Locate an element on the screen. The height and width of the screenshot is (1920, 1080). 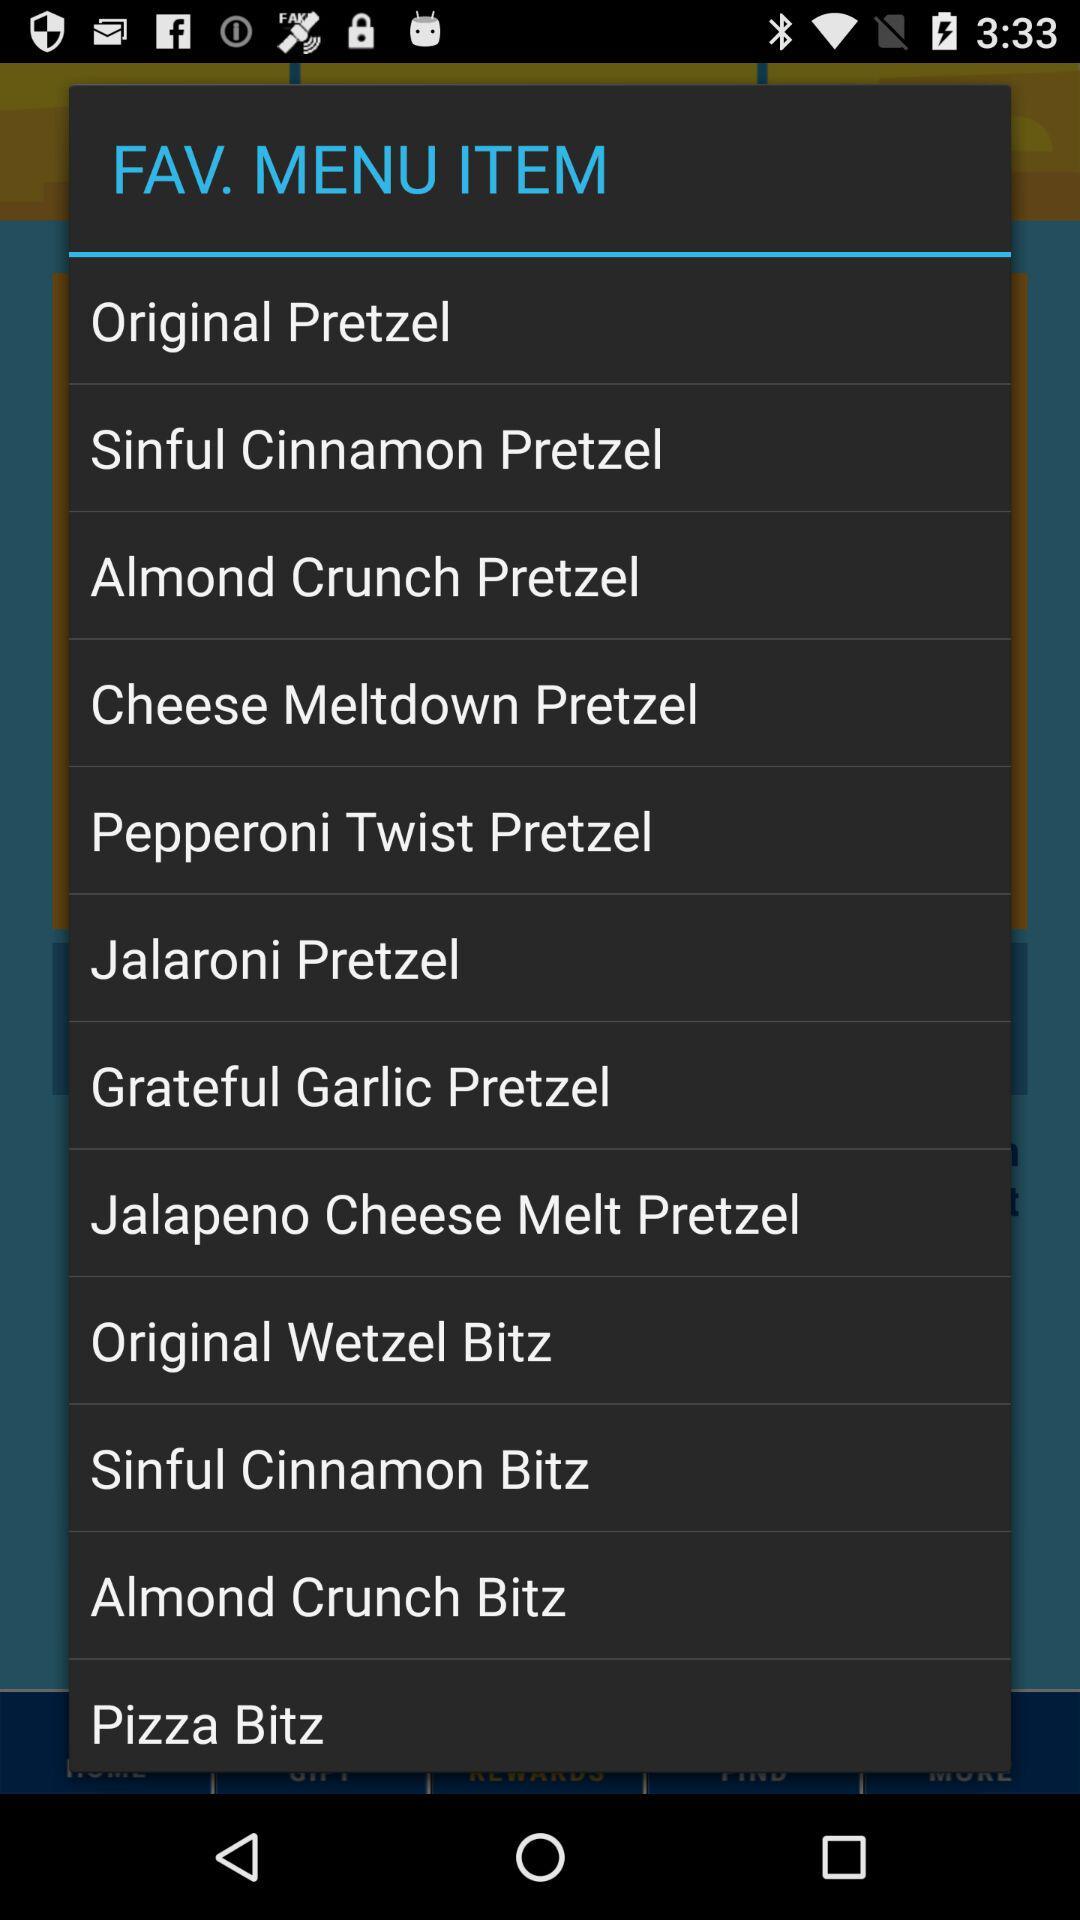
the app above the jalapeno cheese melt app is located at coordinates (540, 1084).